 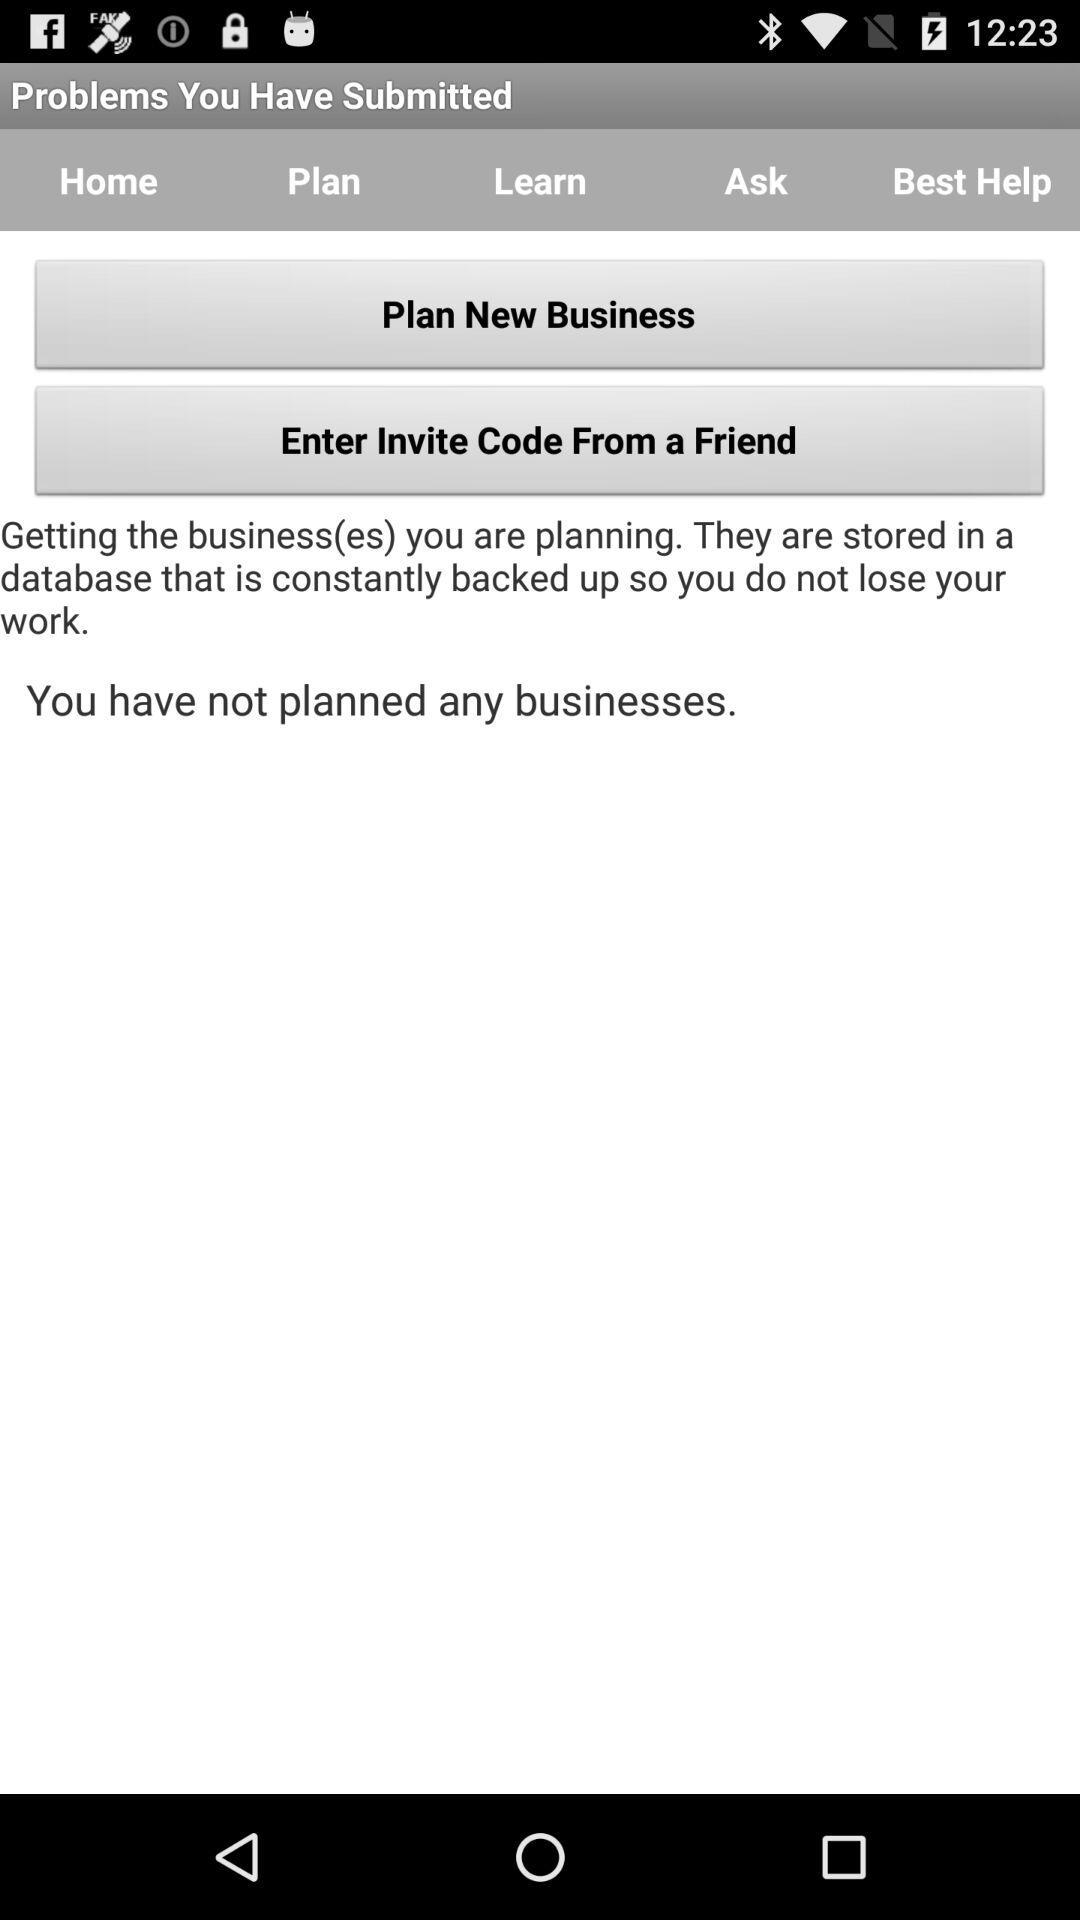 What do you see at coordinates (971, 180) in the screenshot?
I see `the item next to the ask` at bounding box center [971, 180].